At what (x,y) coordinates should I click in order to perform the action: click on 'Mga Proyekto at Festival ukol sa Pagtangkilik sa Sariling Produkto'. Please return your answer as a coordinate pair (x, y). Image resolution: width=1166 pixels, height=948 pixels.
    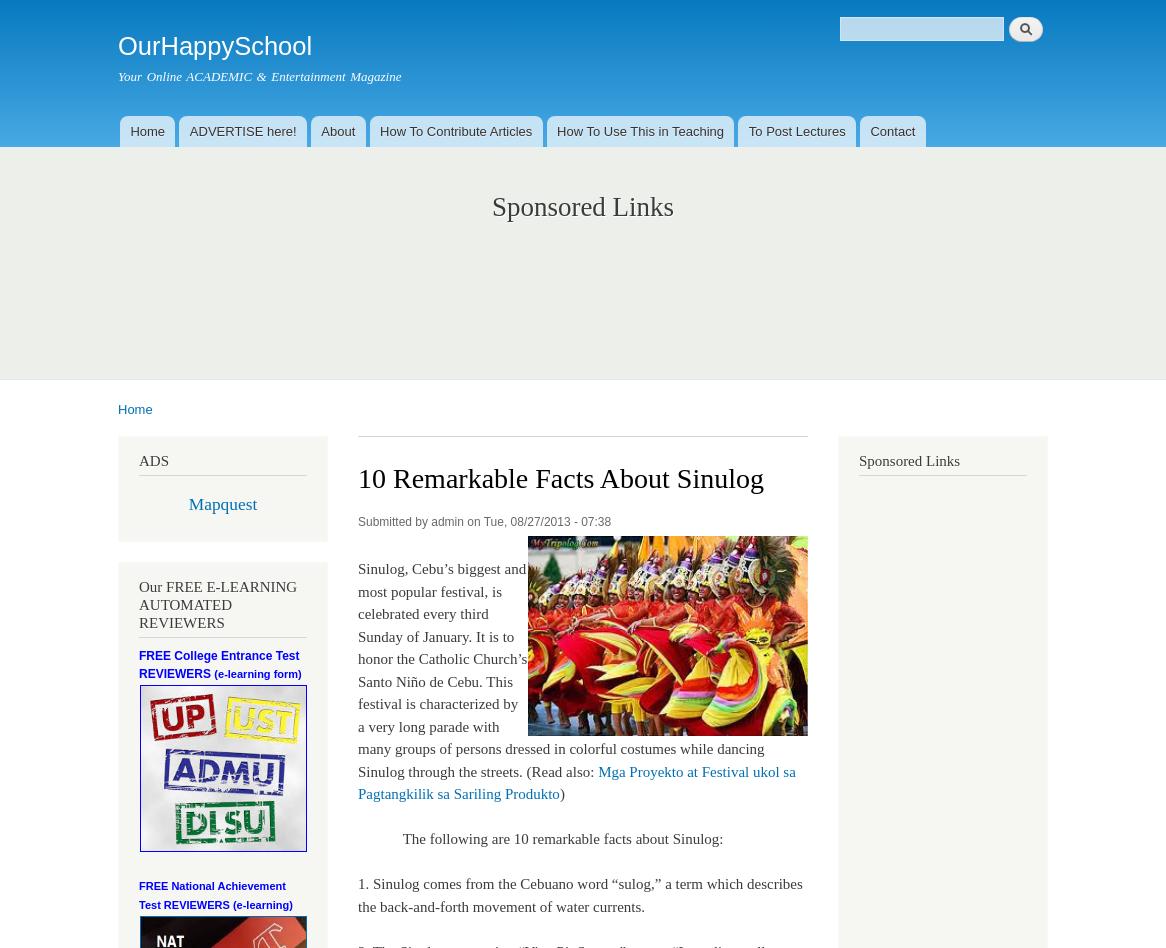
    Looking at the image, I should click on (357, 782).